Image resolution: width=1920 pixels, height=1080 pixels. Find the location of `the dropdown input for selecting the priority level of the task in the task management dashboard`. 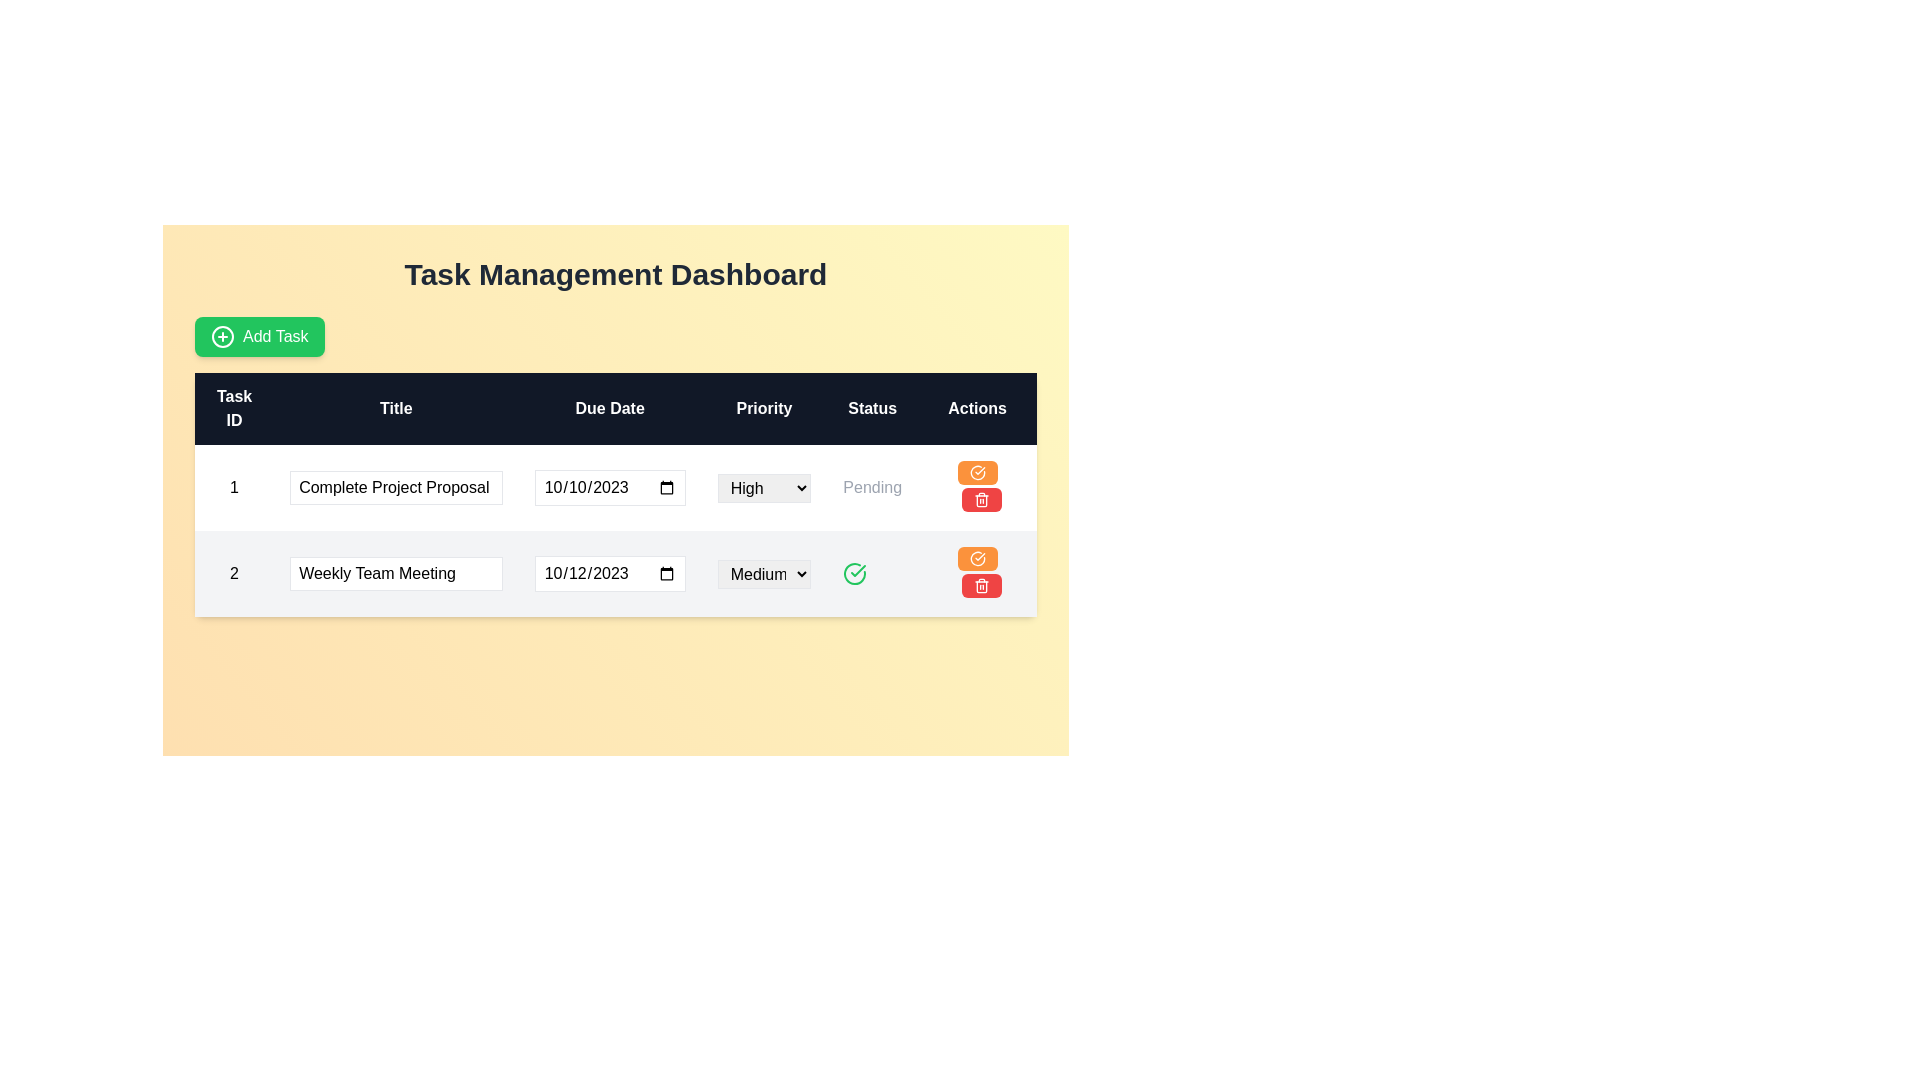

the dropdown input for selecting the priority level of the task in the task management dashboard is located at coordinates (763, 488).